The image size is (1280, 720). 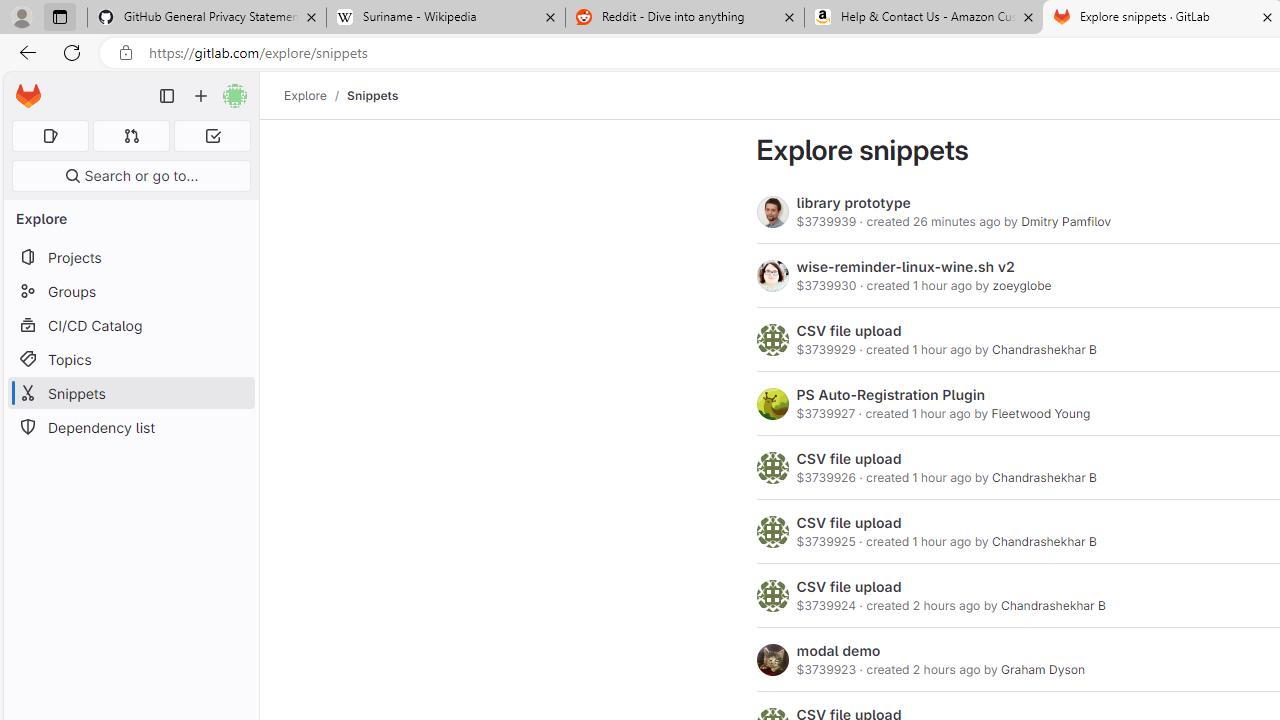 I want to click on 'Dmitry Pamfilov', so click(x=1065, y=221).